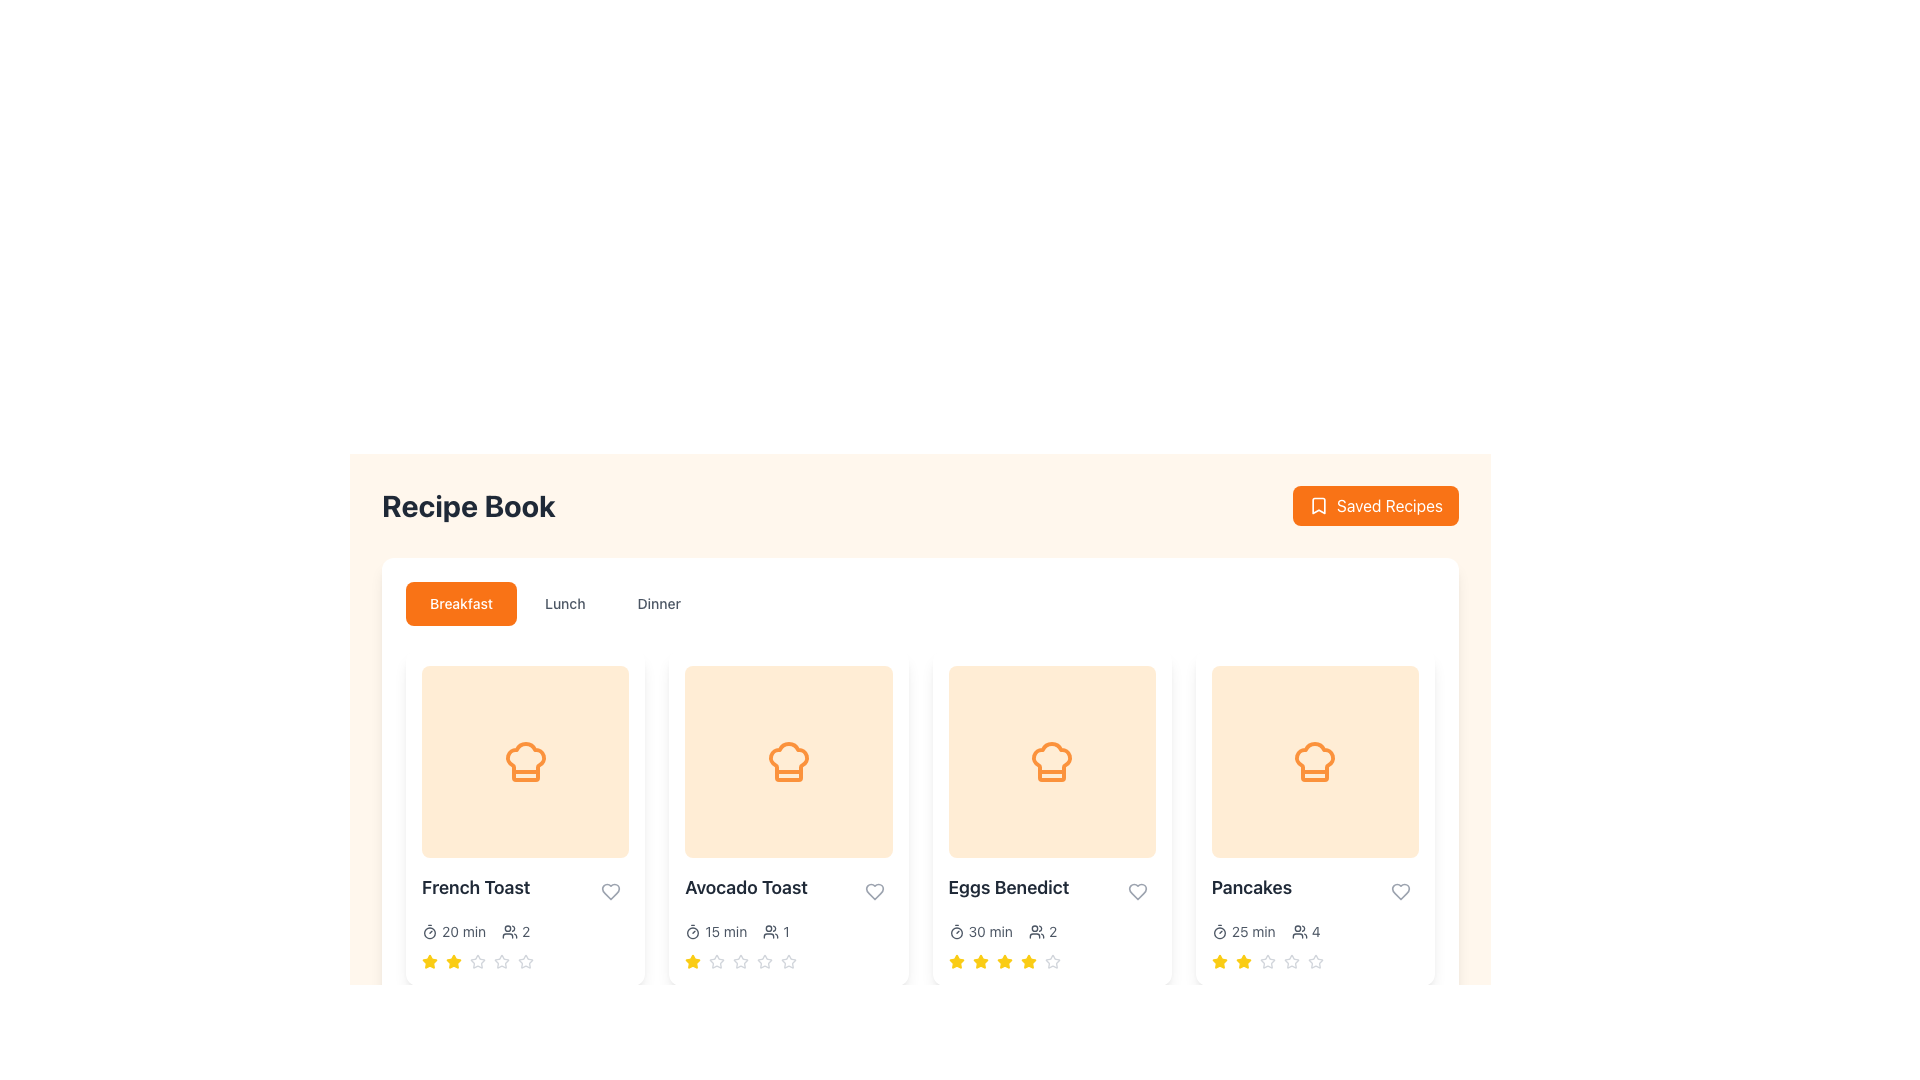 The height and width of the screenshot is (1080, 1920). What do you see at coordinates (955, 960) in the screenshot?
I see `the first yellow star icon` at bounding box center [955, 960].